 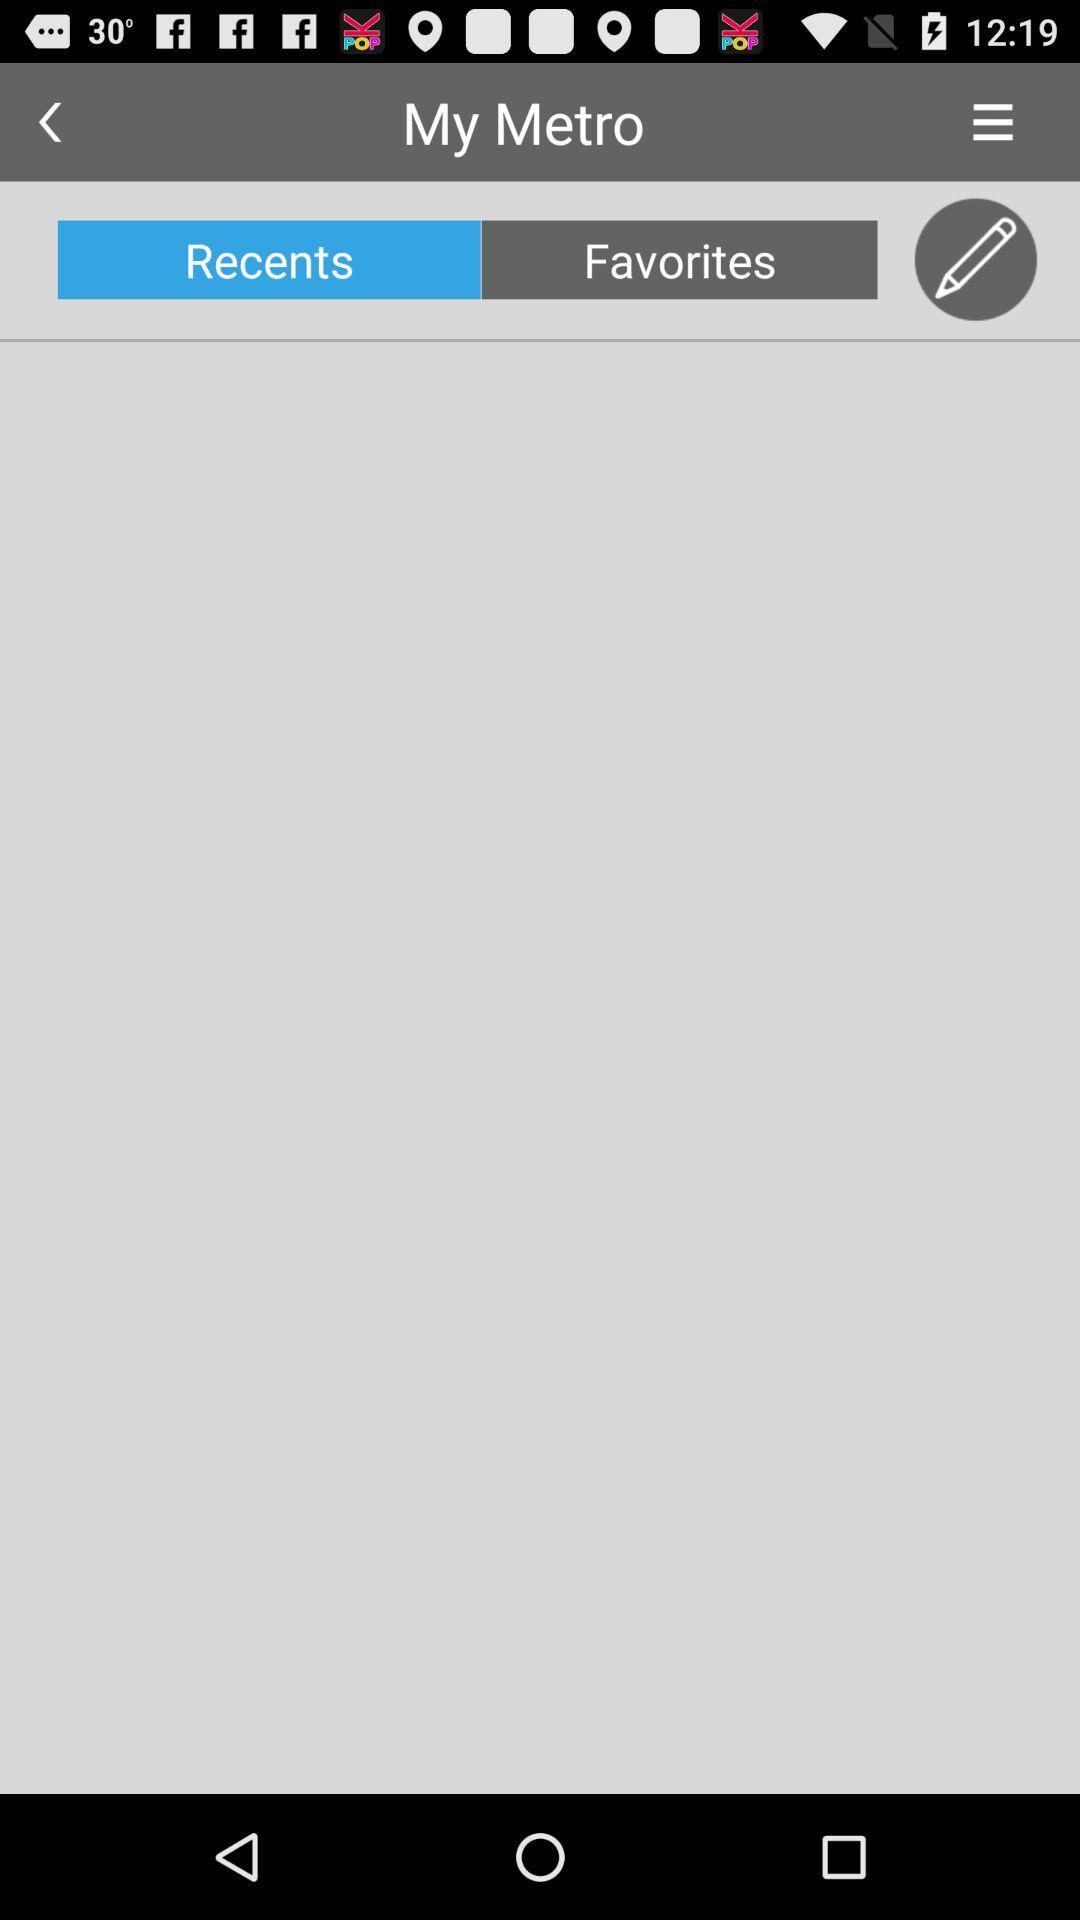 I want to click on item below my metro icon, so click(x=678, y=258).